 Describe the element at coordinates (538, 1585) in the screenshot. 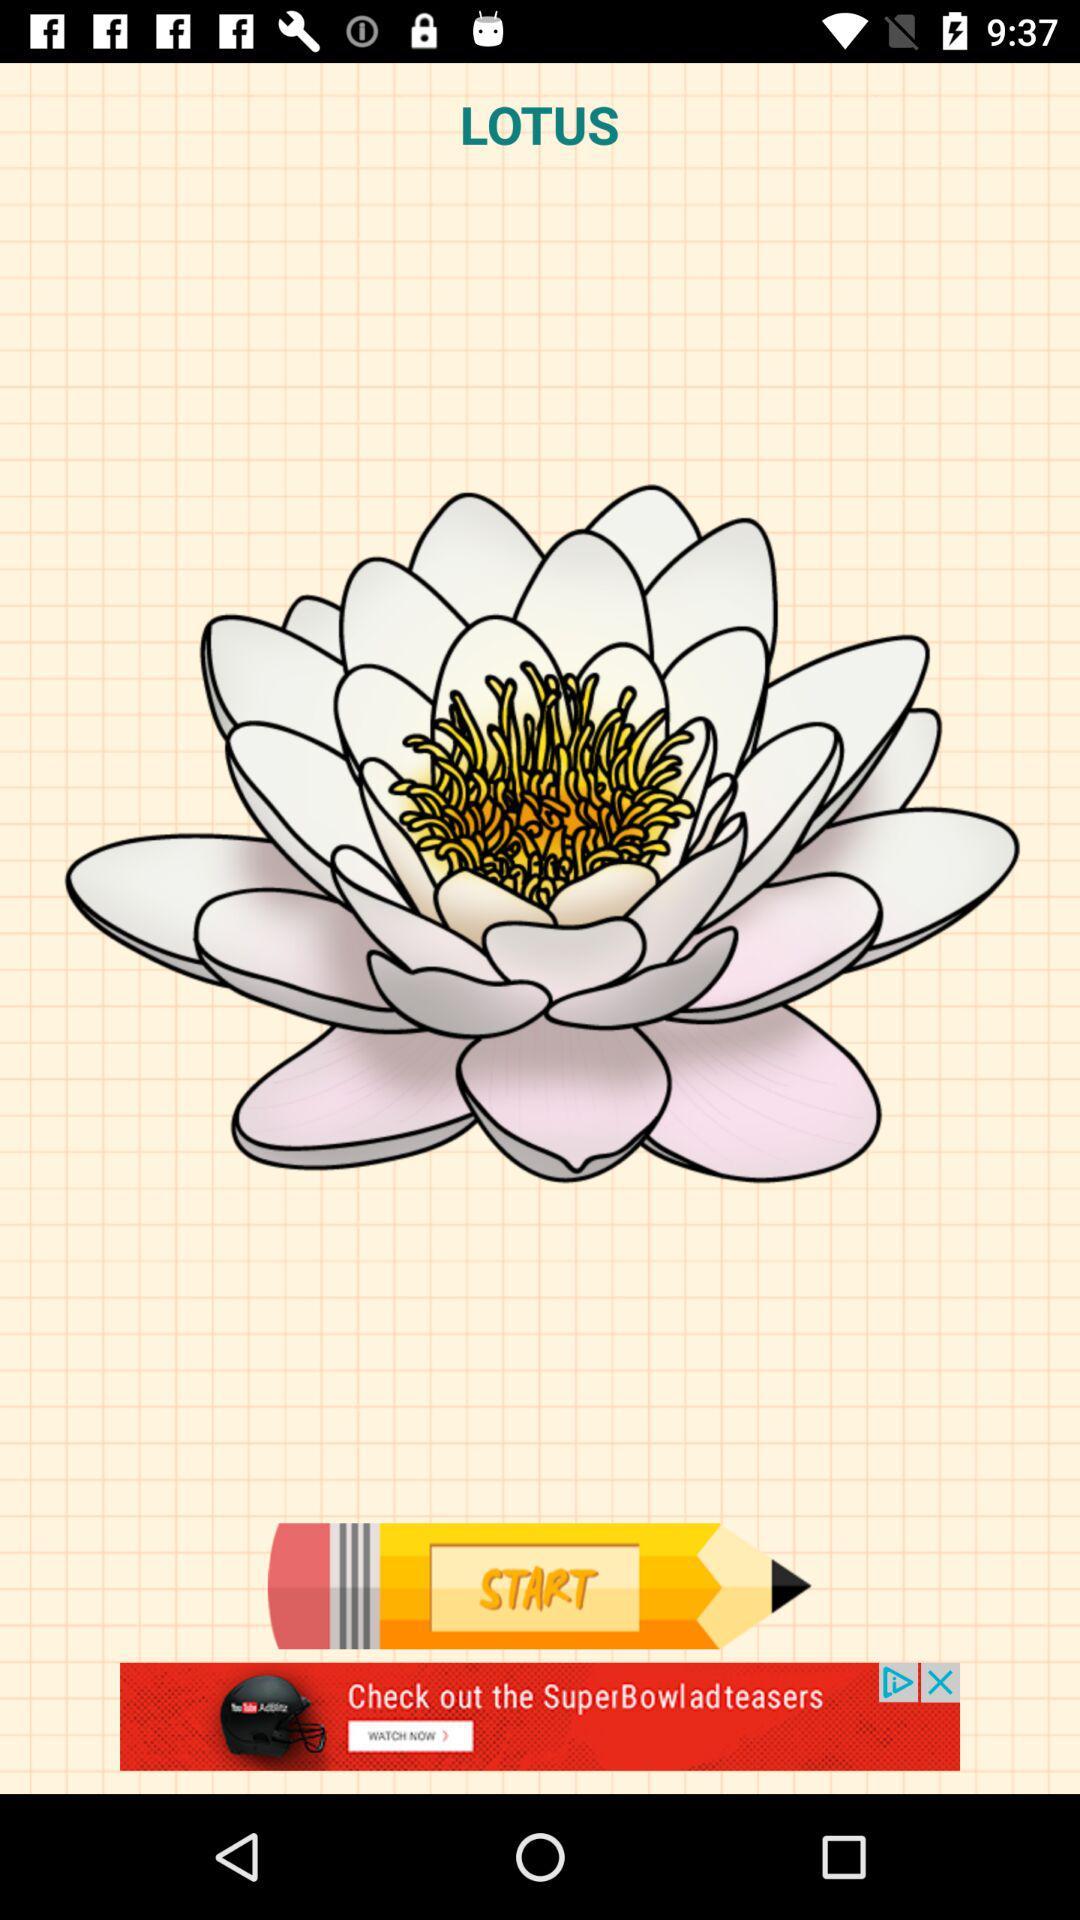

I see `start button` at that location.